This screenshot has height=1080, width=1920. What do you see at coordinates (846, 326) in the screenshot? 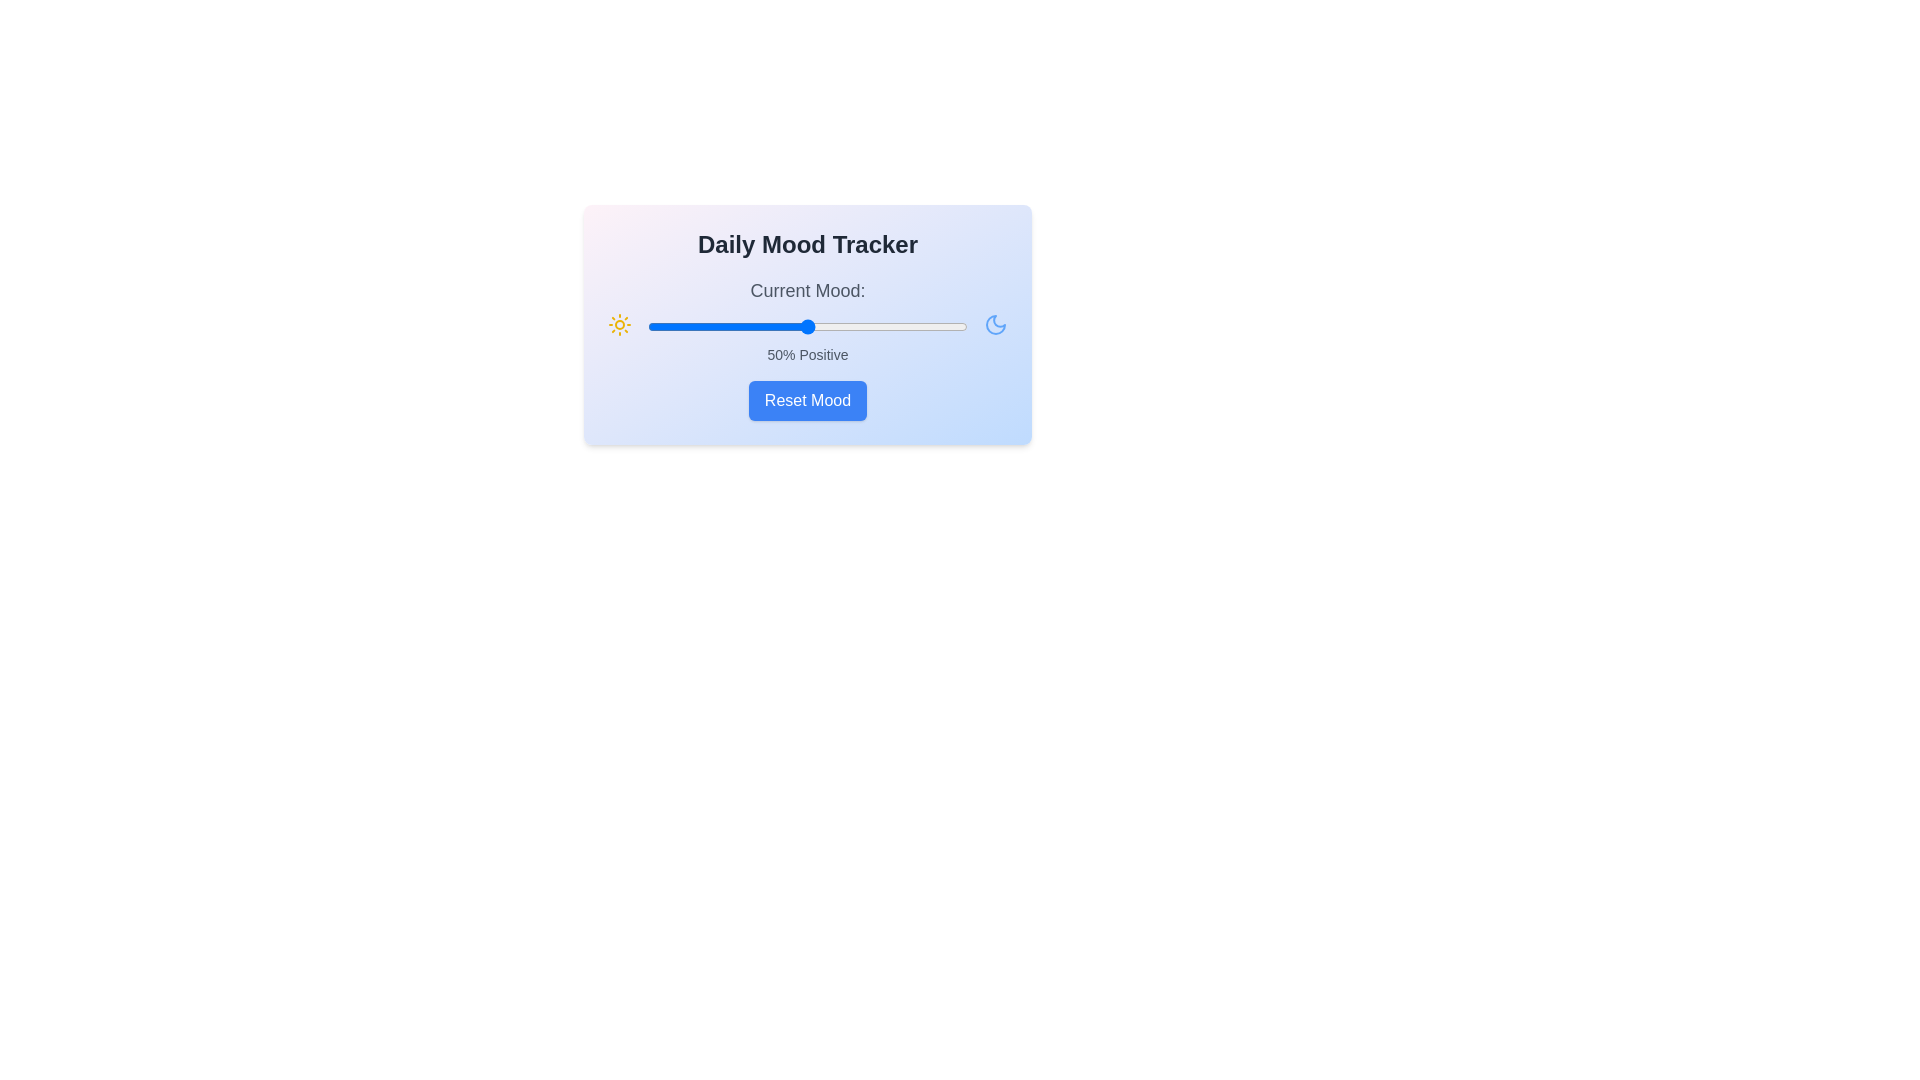
I see `mood rating` at bounding box center [846, 326].